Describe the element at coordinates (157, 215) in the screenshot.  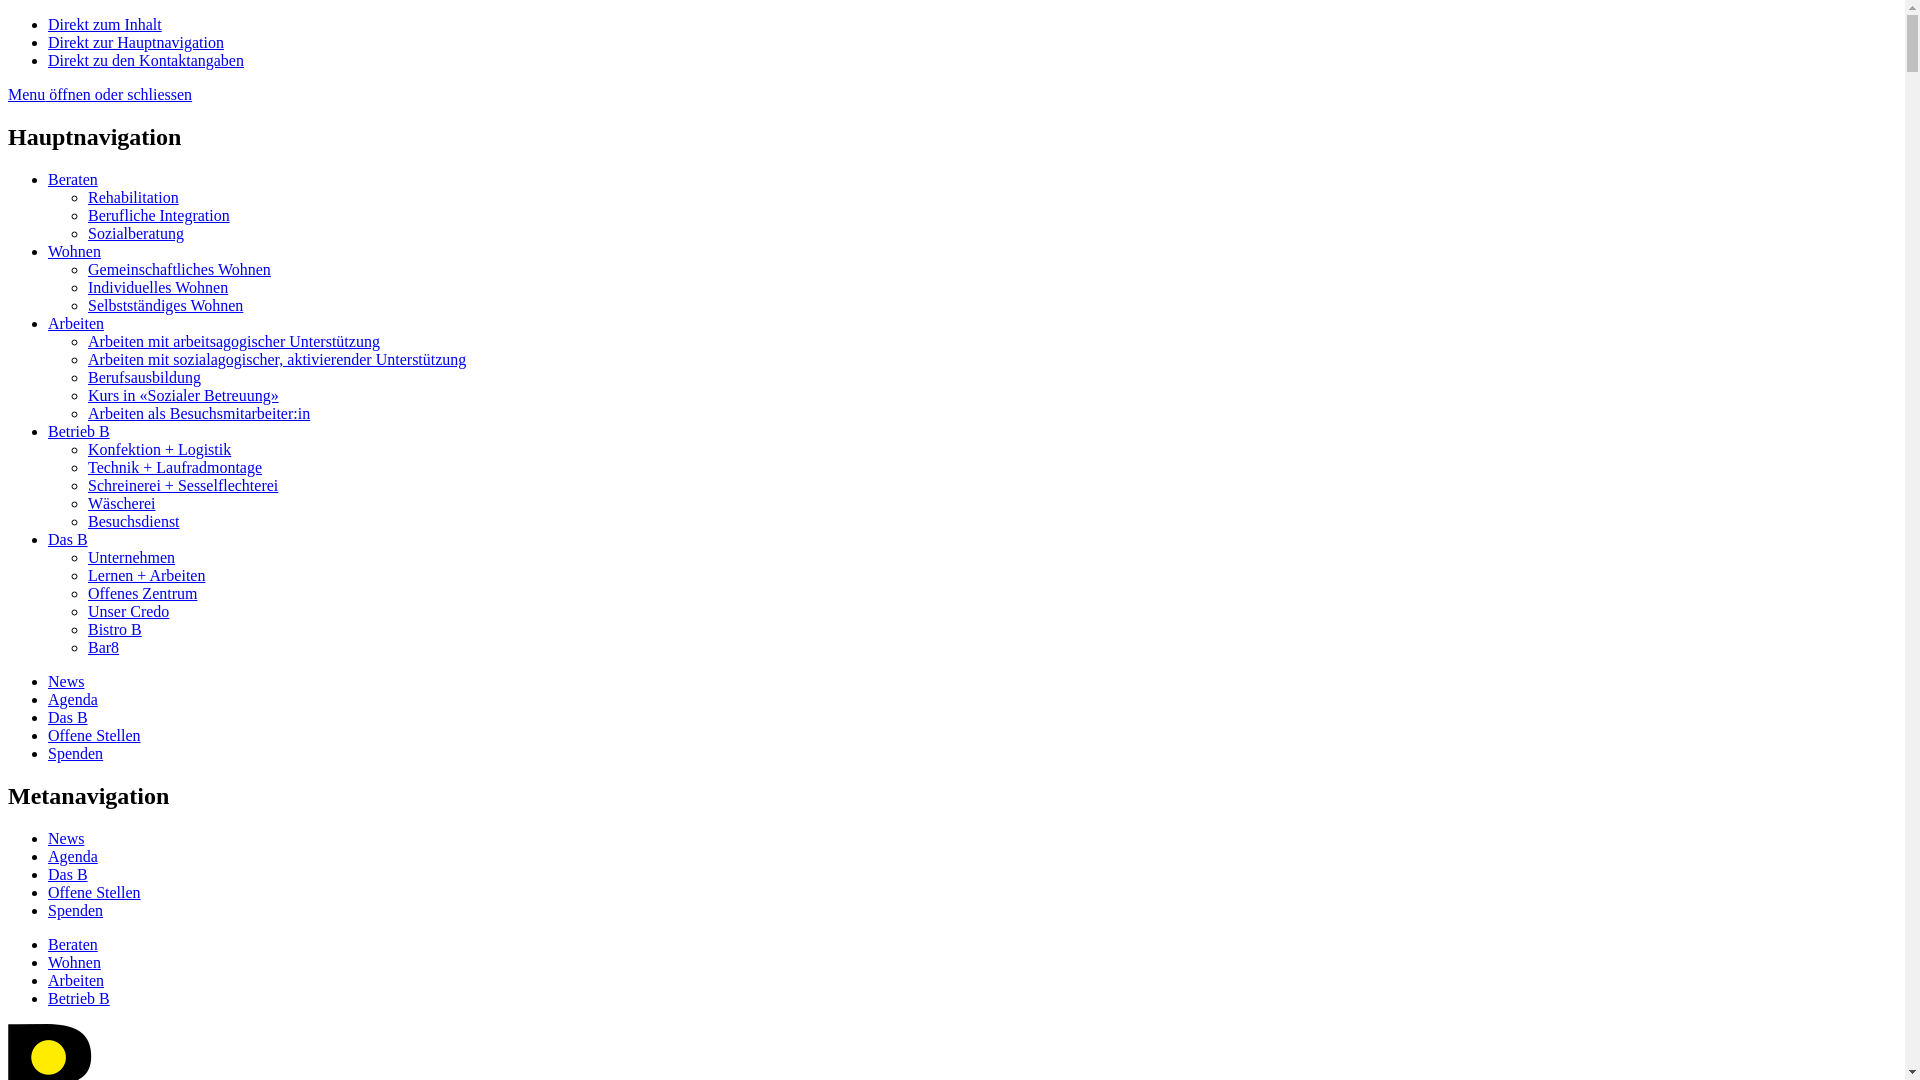
I see `'Berufliche Integration'` at that location.